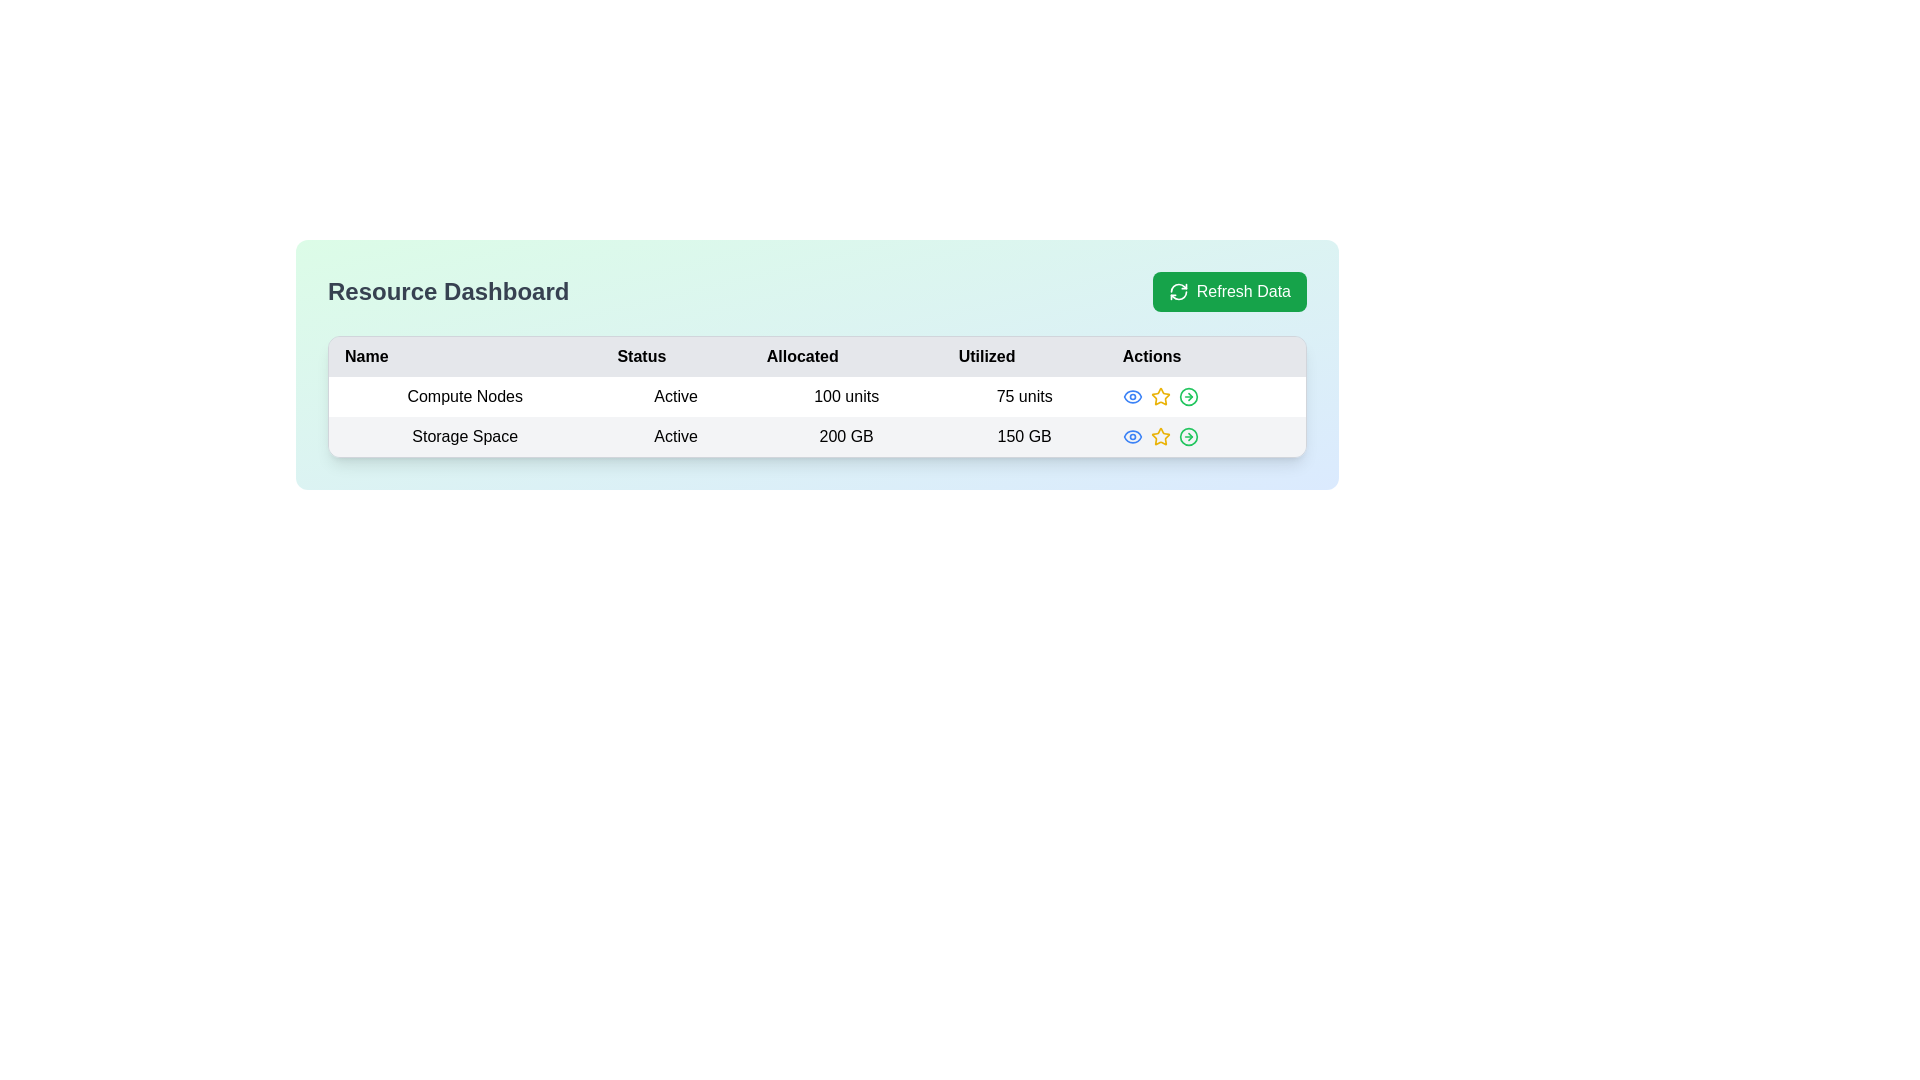  I want to click on the refresh button located on the top-right corner of the 'Resource Dashboard' header to reload the displayed data, so click(1228, 292).